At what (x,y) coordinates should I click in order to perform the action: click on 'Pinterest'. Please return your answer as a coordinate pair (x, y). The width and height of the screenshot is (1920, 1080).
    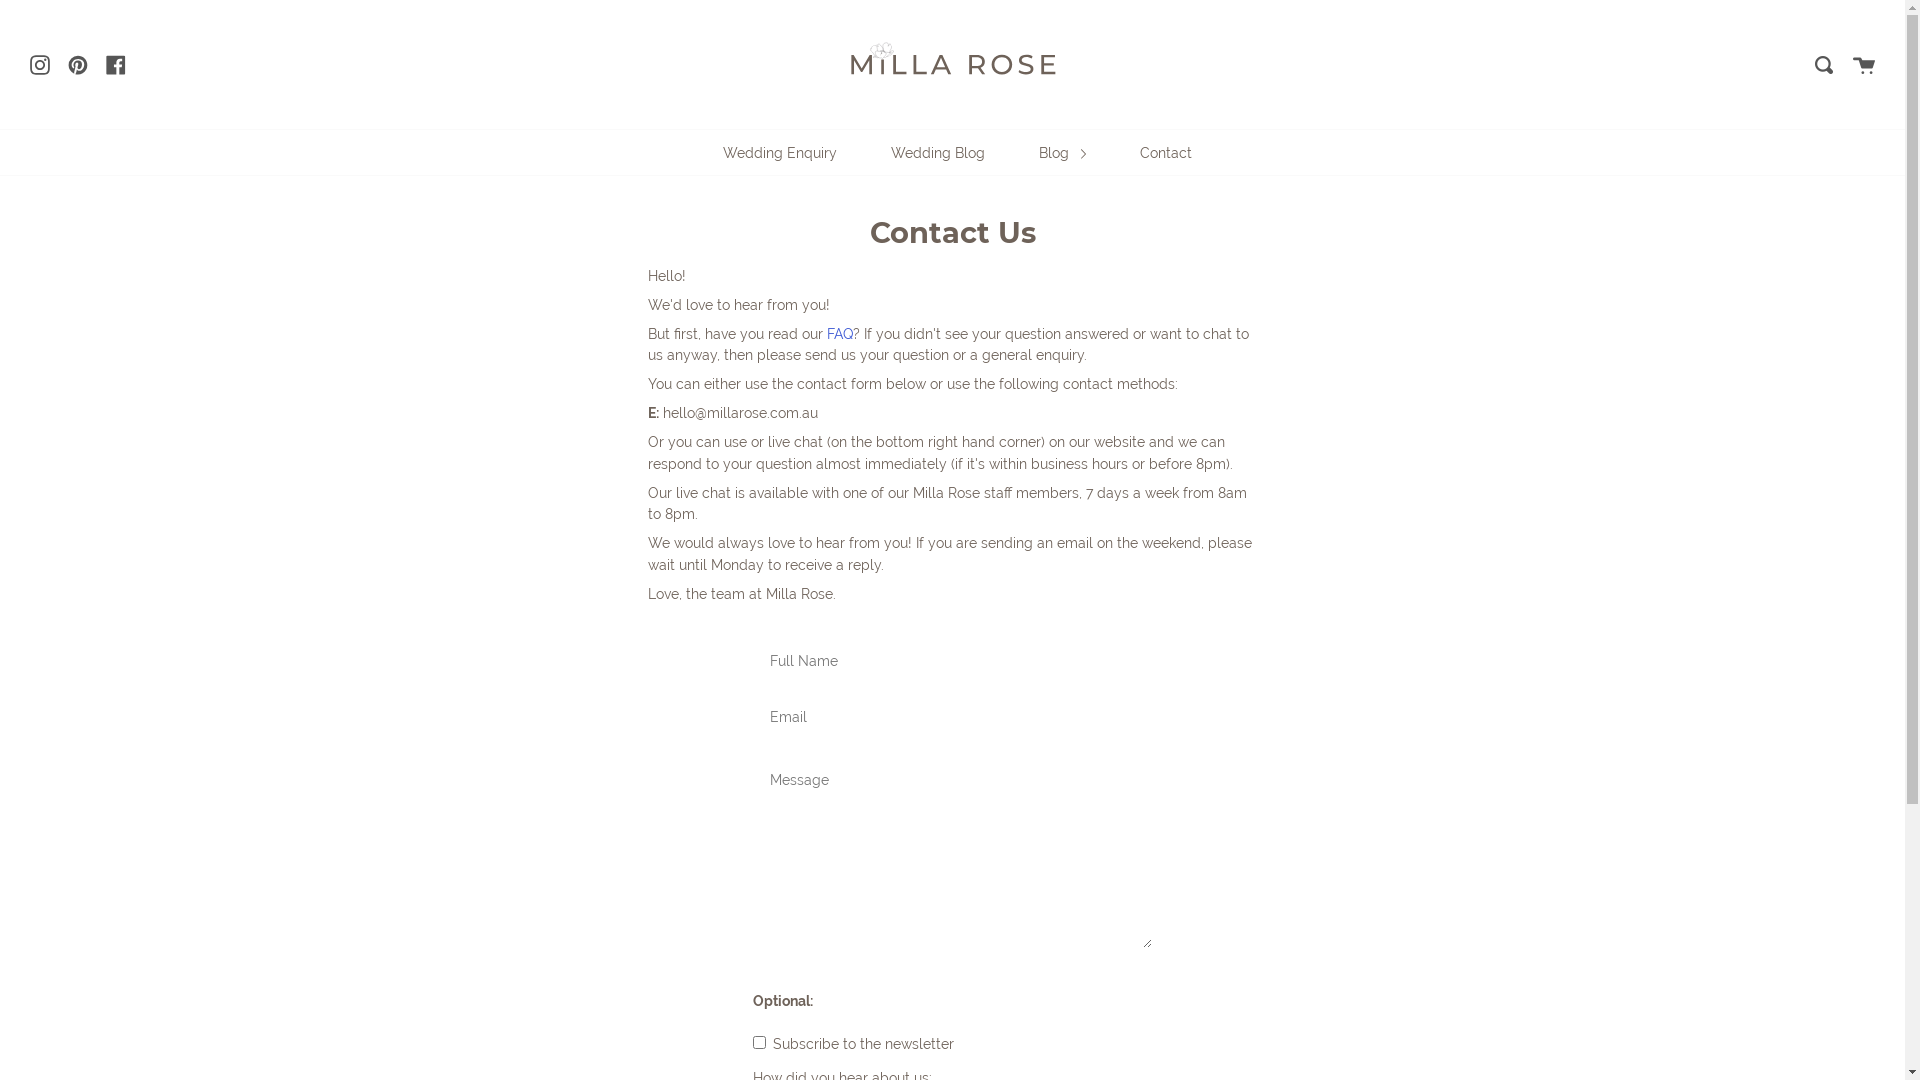
    Looking at the image, I should click on (77, 63).